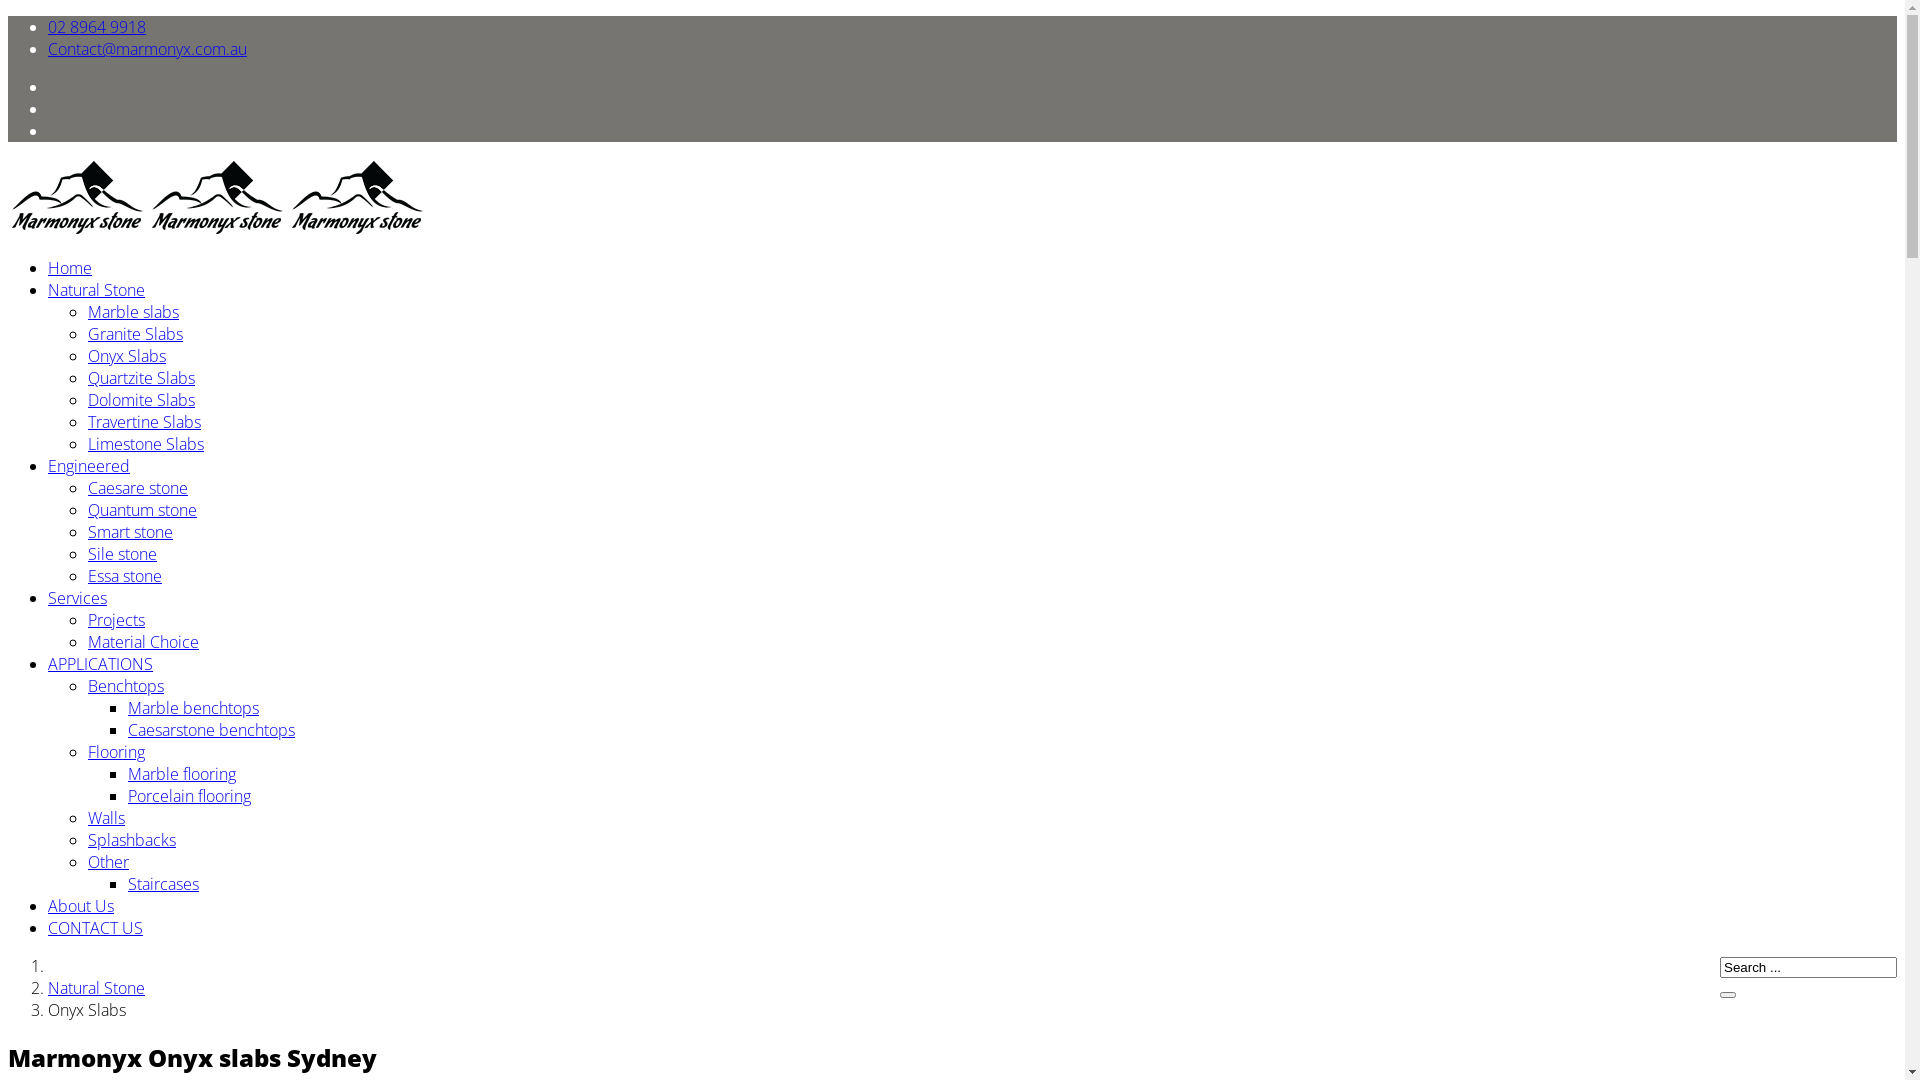  What do you see at coordinates (95, 27) in the screenshot?
I see `'02 8964 9918'` at bounding box center [95, 27].